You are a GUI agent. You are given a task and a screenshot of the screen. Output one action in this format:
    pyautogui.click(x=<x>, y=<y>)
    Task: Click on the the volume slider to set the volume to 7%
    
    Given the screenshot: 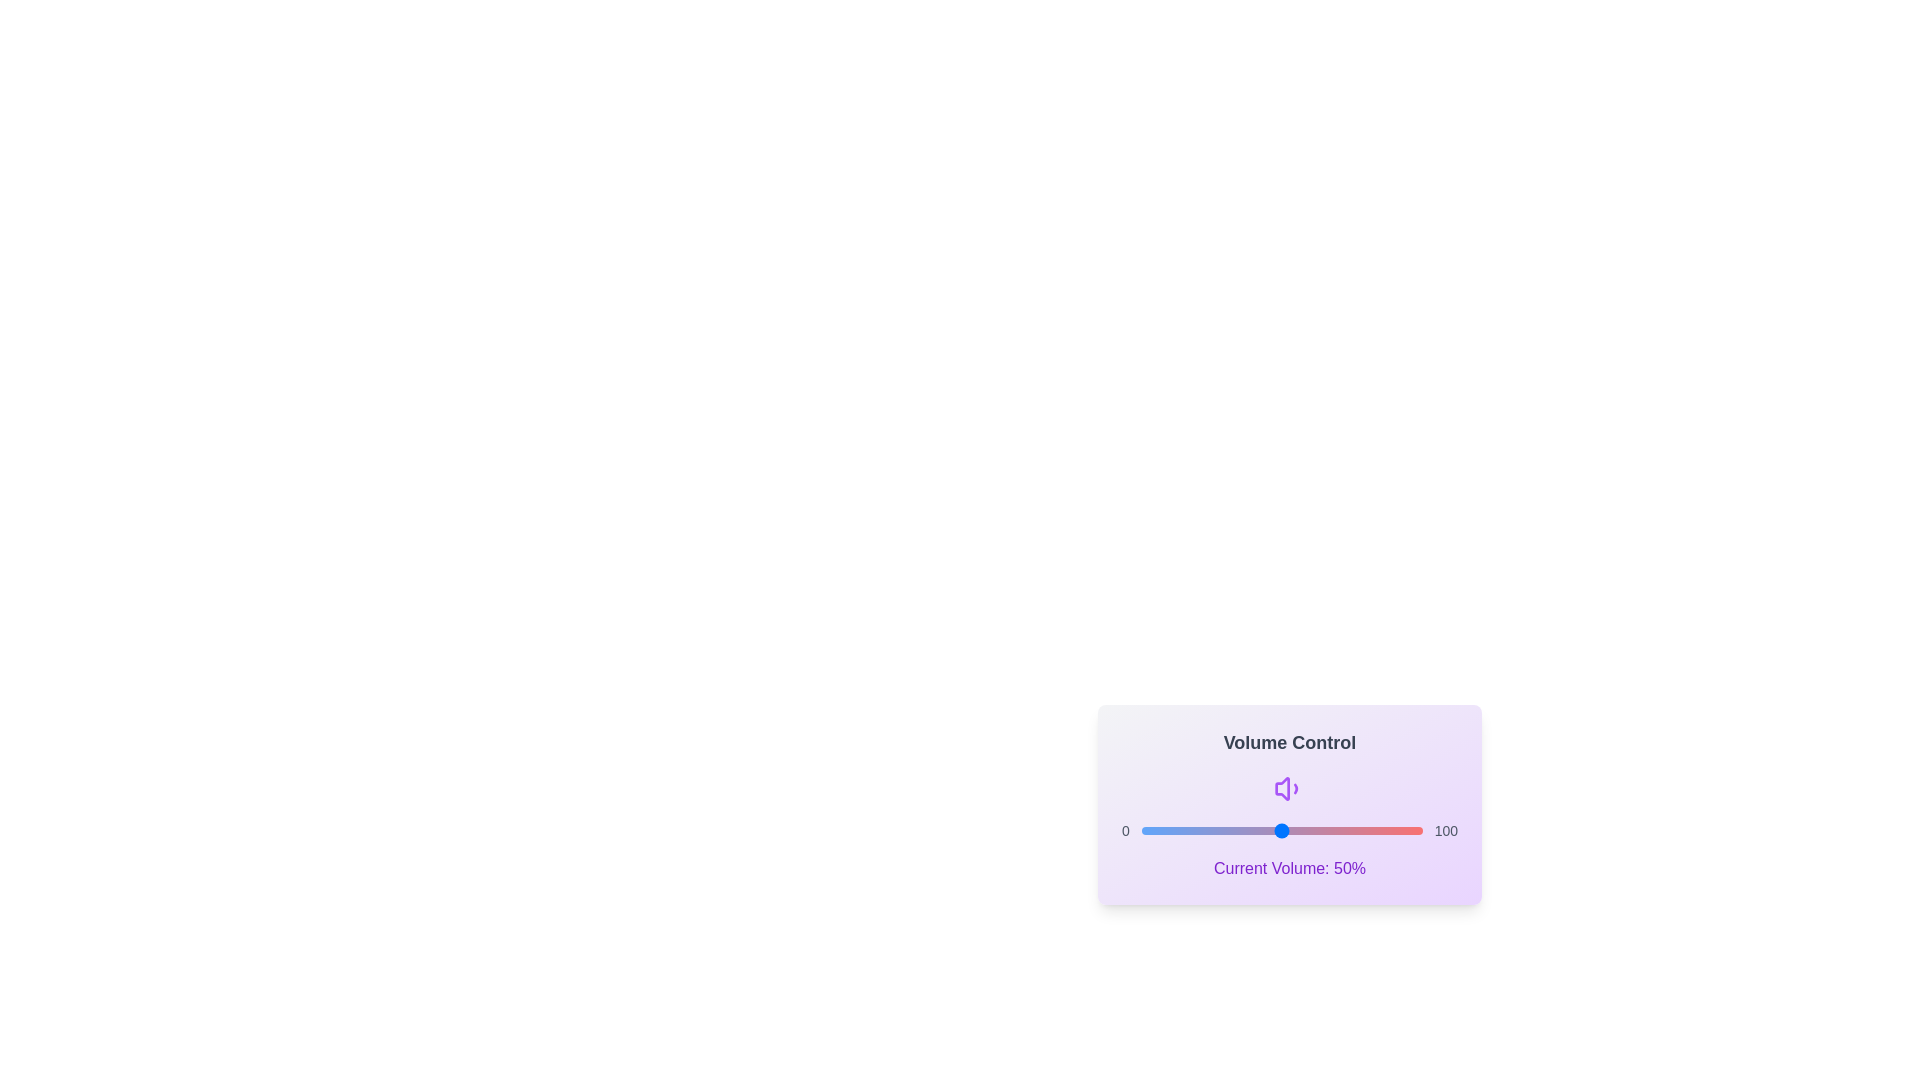 What is the action you would take?
    pyautogui.click(x=1161, y=830)
    